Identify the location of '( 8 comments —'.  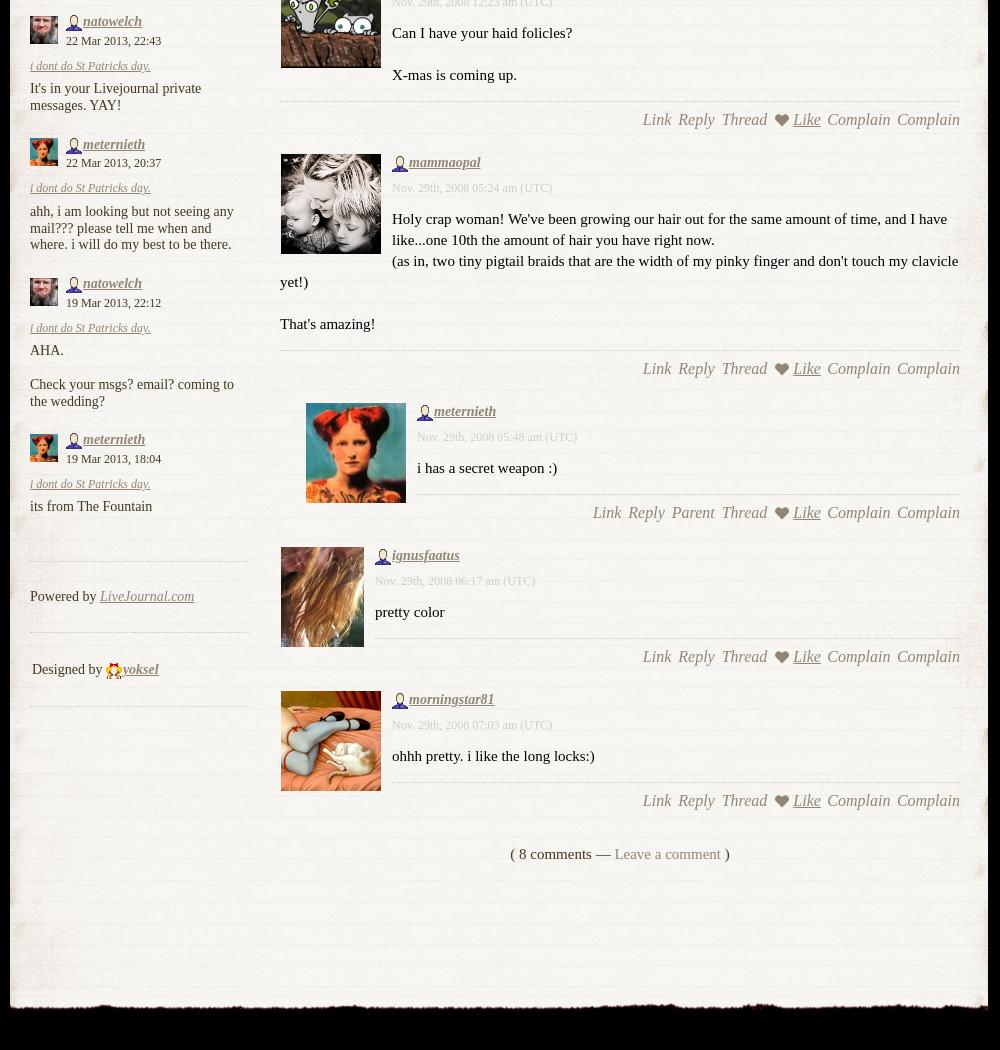
(510, 853).